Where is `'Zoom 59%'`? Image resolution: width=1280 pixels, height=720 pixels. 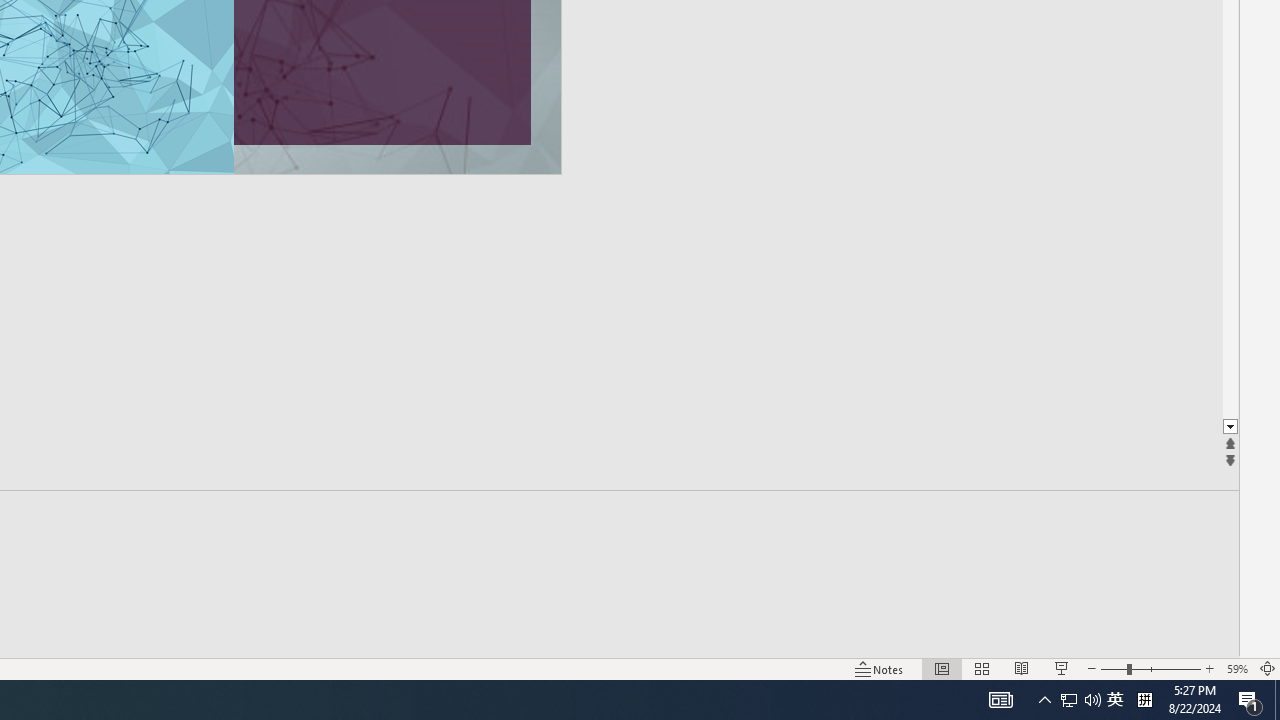 'Zoom 59%' is located at coordinates (1236, 669).